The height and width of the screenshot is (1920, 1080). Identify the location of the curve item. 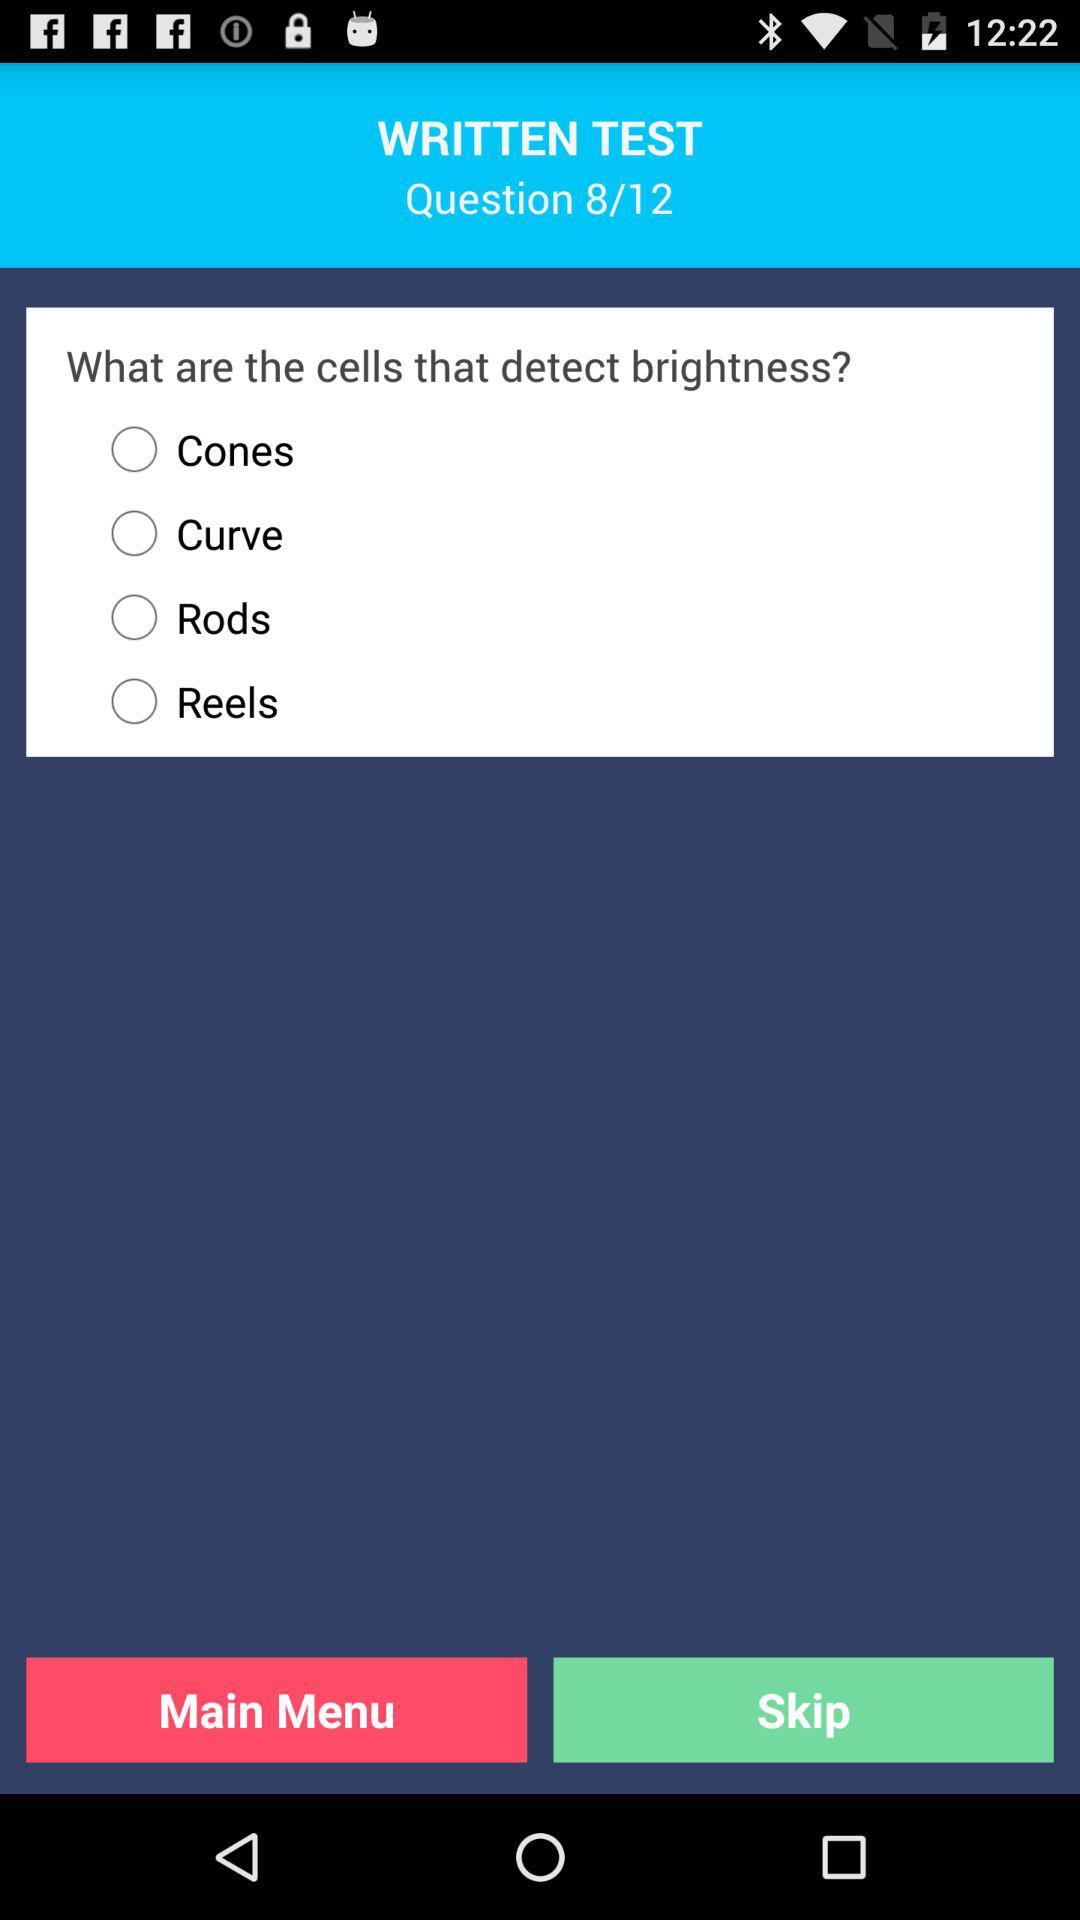
(187, 533).